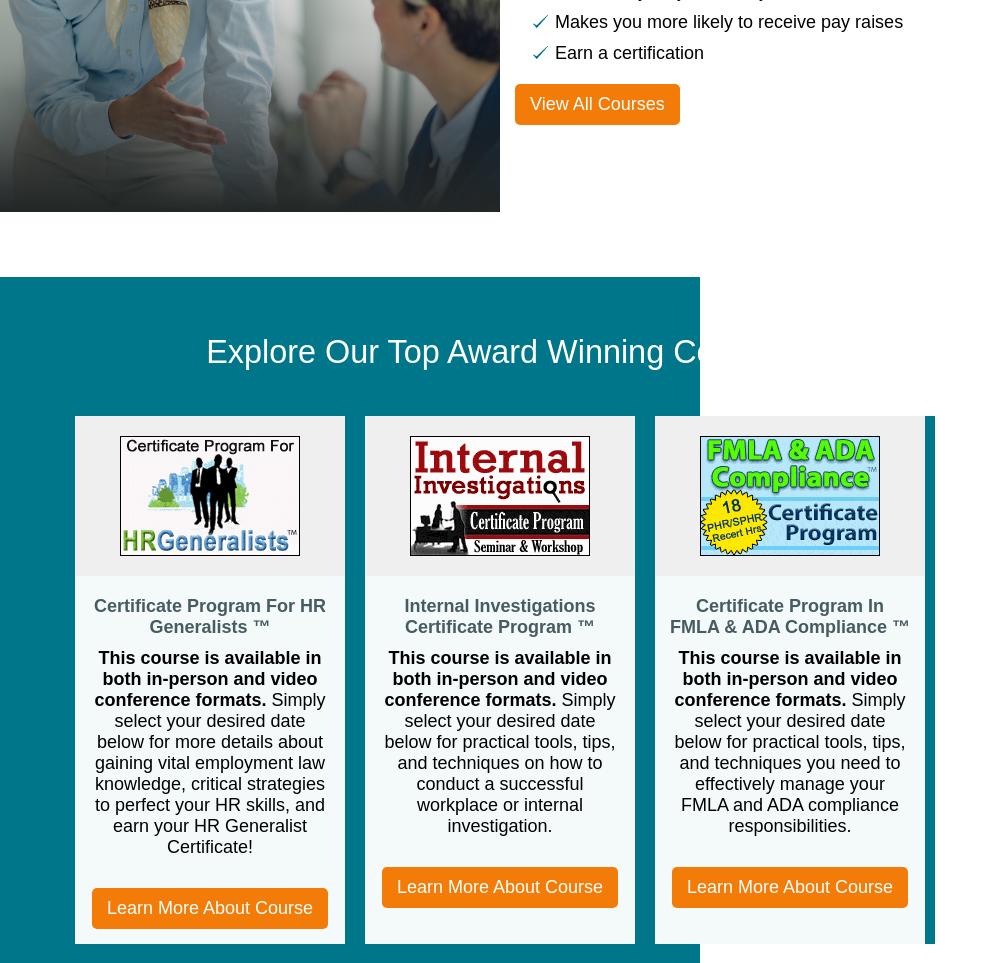 This screenshot has width=1000, height=963. Describe the element at coordinates (498, 762) in the screenshot. I see `'Simply select your desired date below for practical tools, tips, and techniques on how to conduct a successful workplace or internal investigation.'` at that location.